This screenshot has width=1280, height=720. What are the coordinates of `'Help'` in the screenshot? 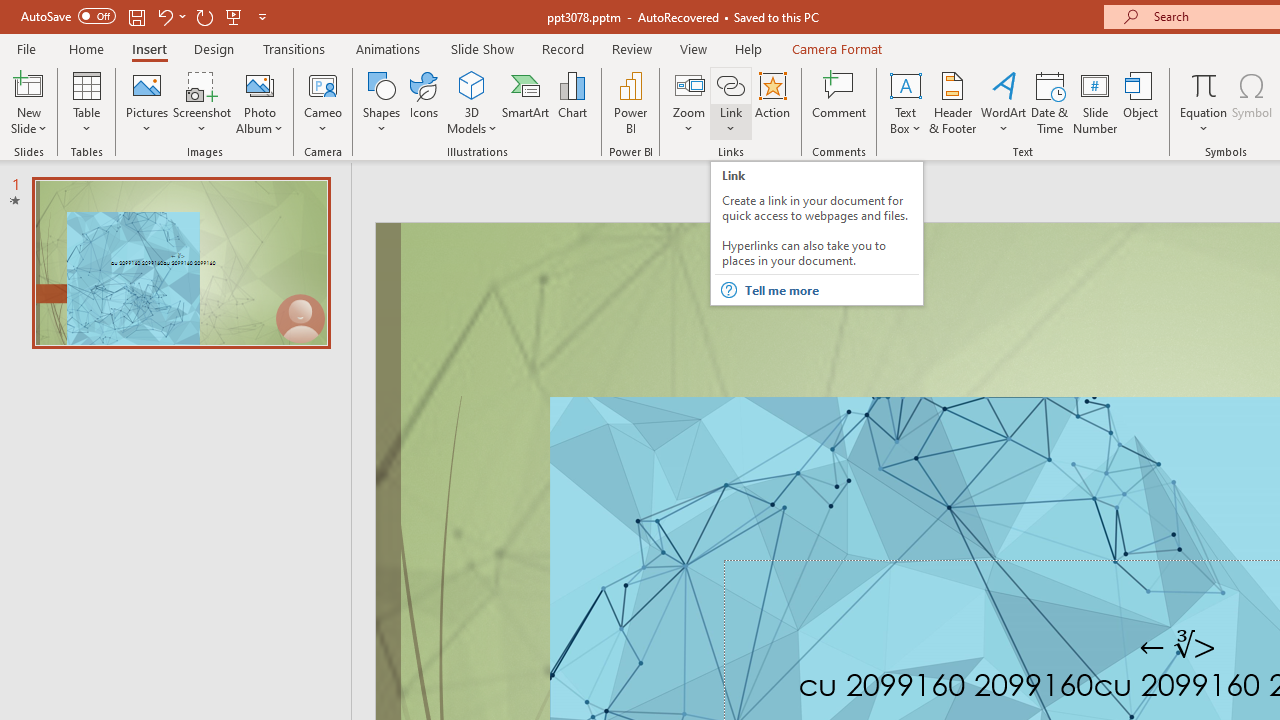 It's located at (747, 48).